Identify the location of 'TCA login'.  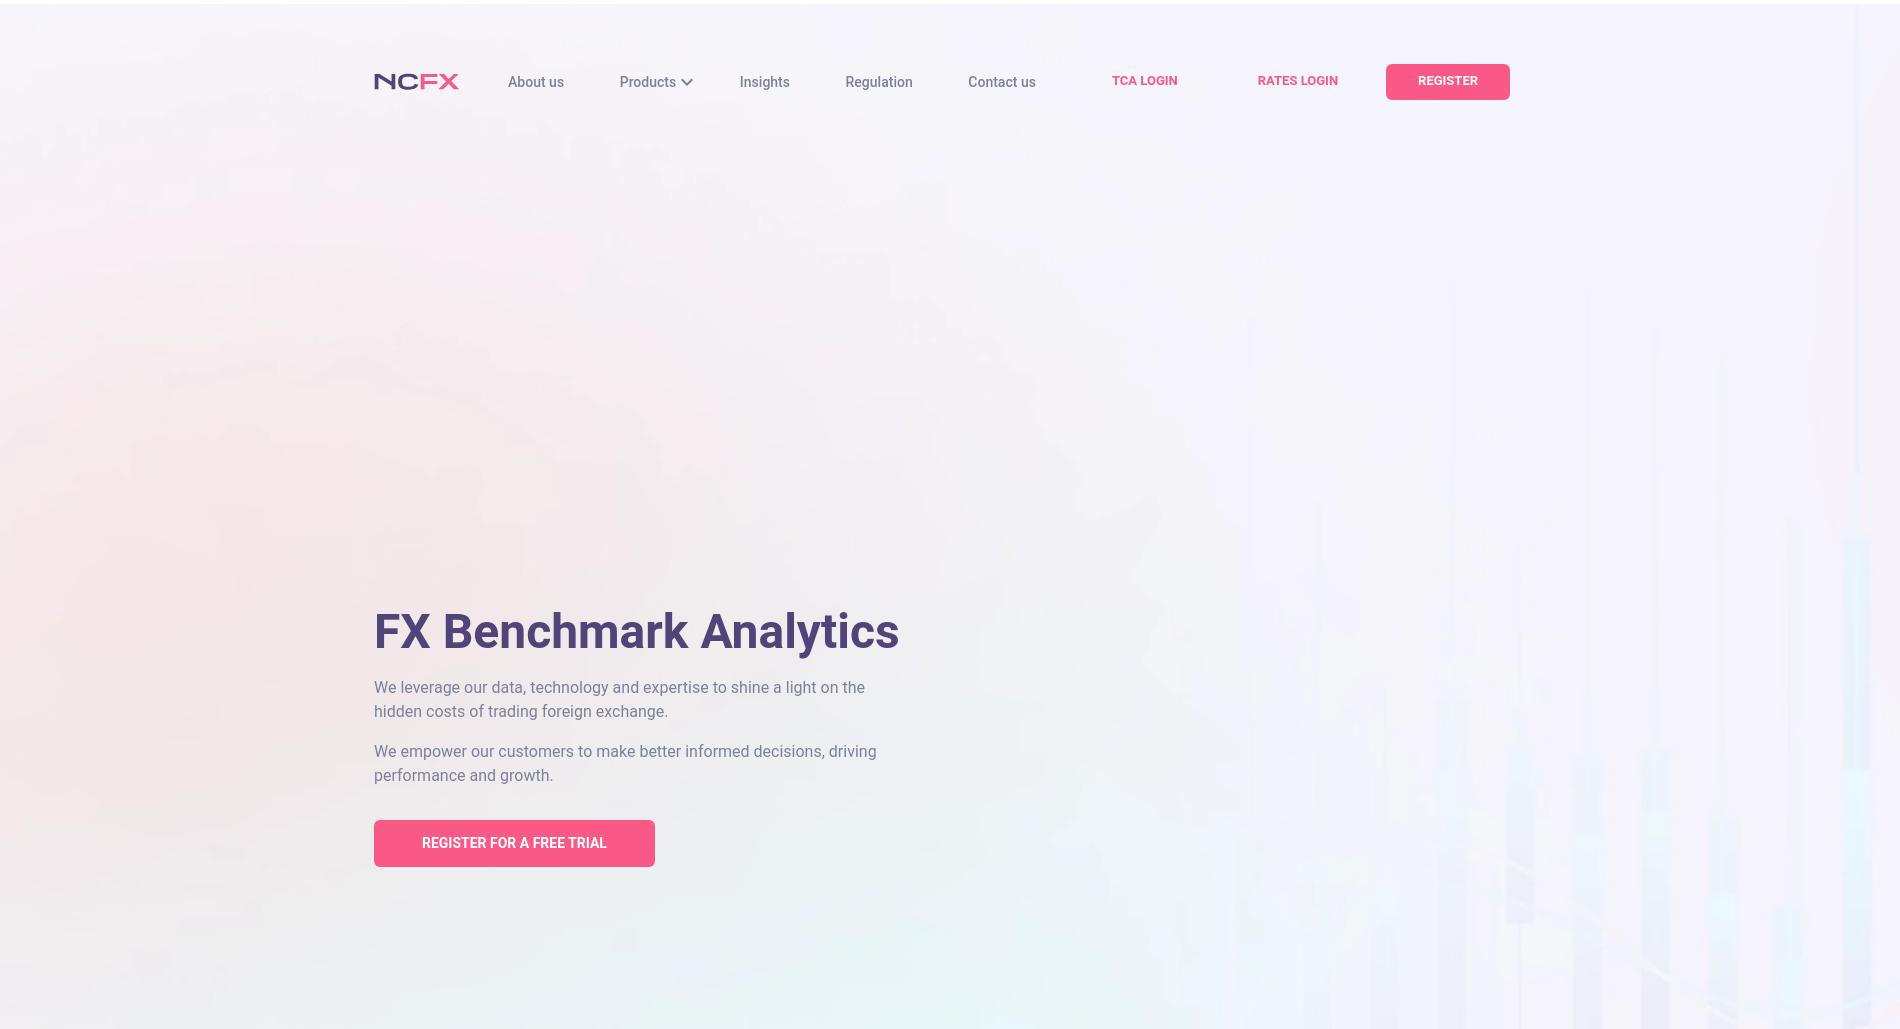
(1143, 79).